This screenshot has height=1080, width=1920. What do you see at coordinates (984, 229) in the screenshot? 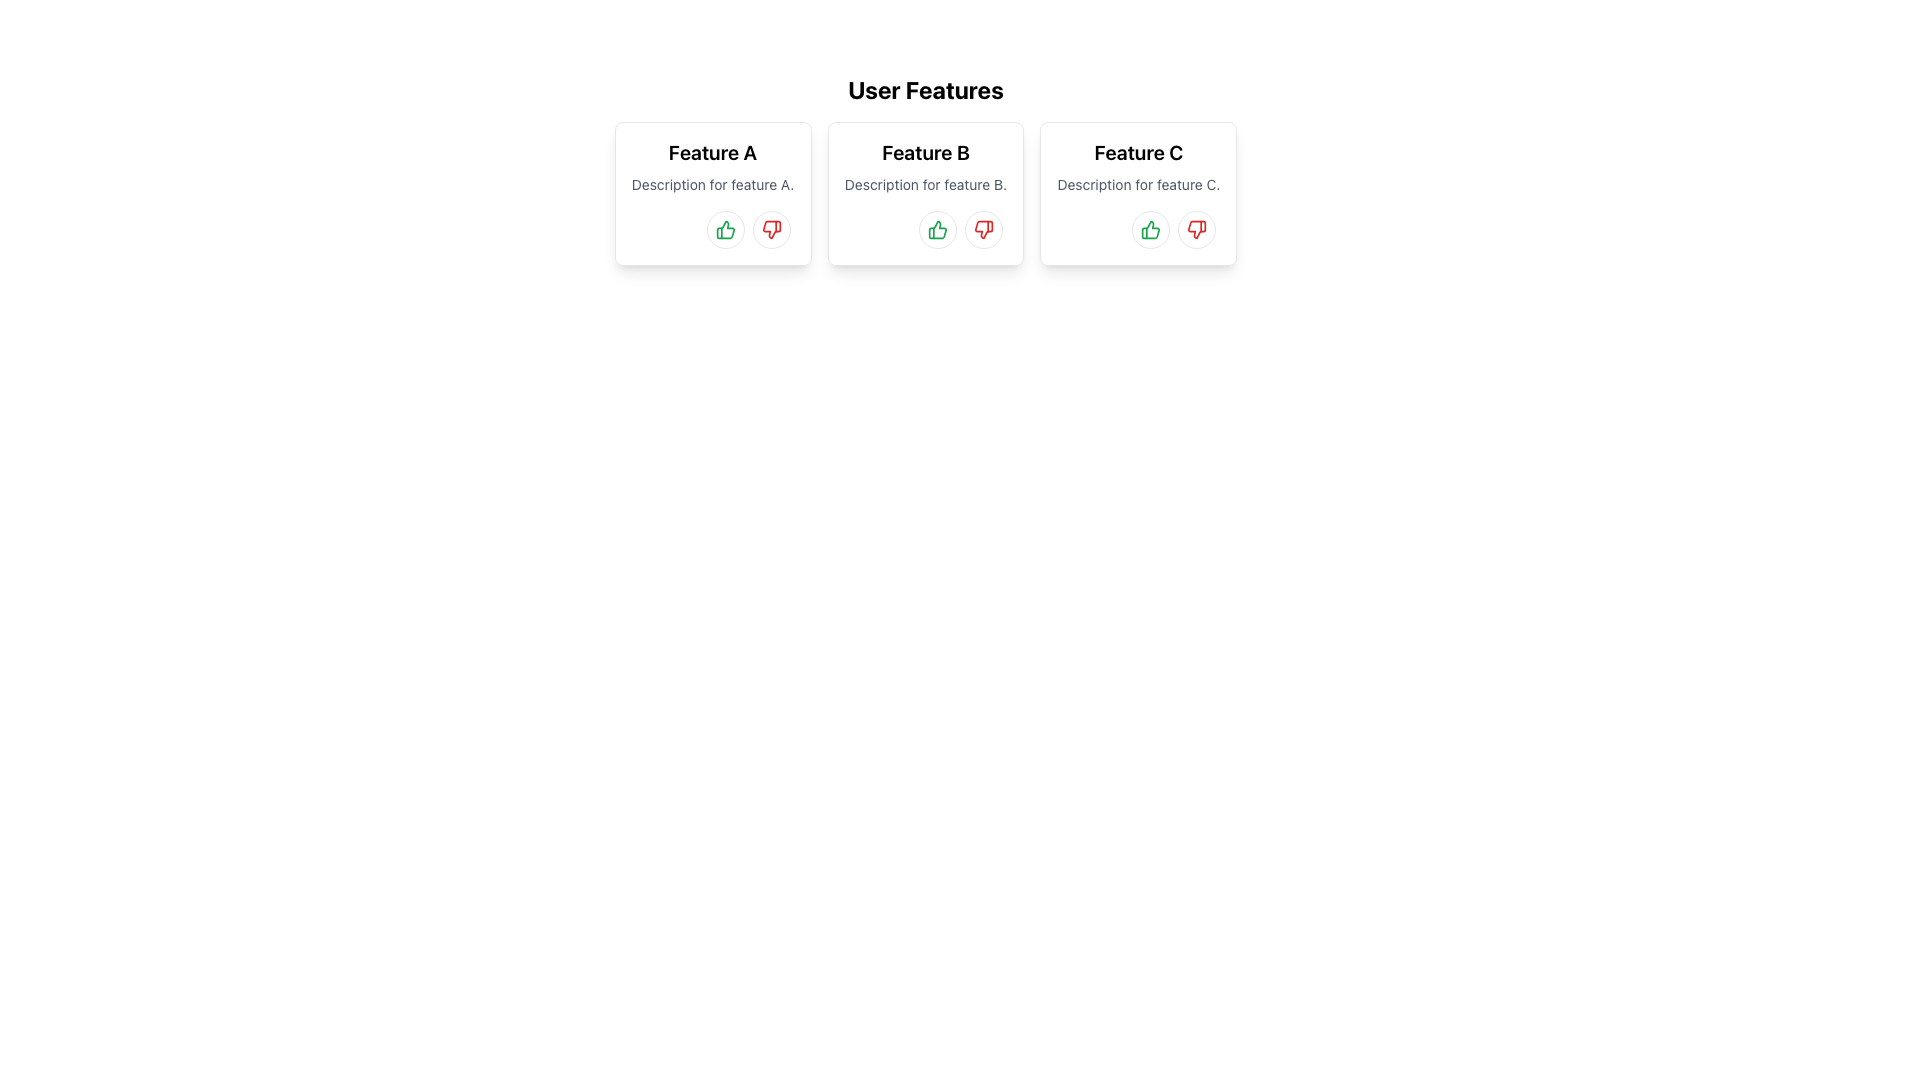
I see `the circular button with a red border and a thumbs-down icon` at bounding box center [984, 229].